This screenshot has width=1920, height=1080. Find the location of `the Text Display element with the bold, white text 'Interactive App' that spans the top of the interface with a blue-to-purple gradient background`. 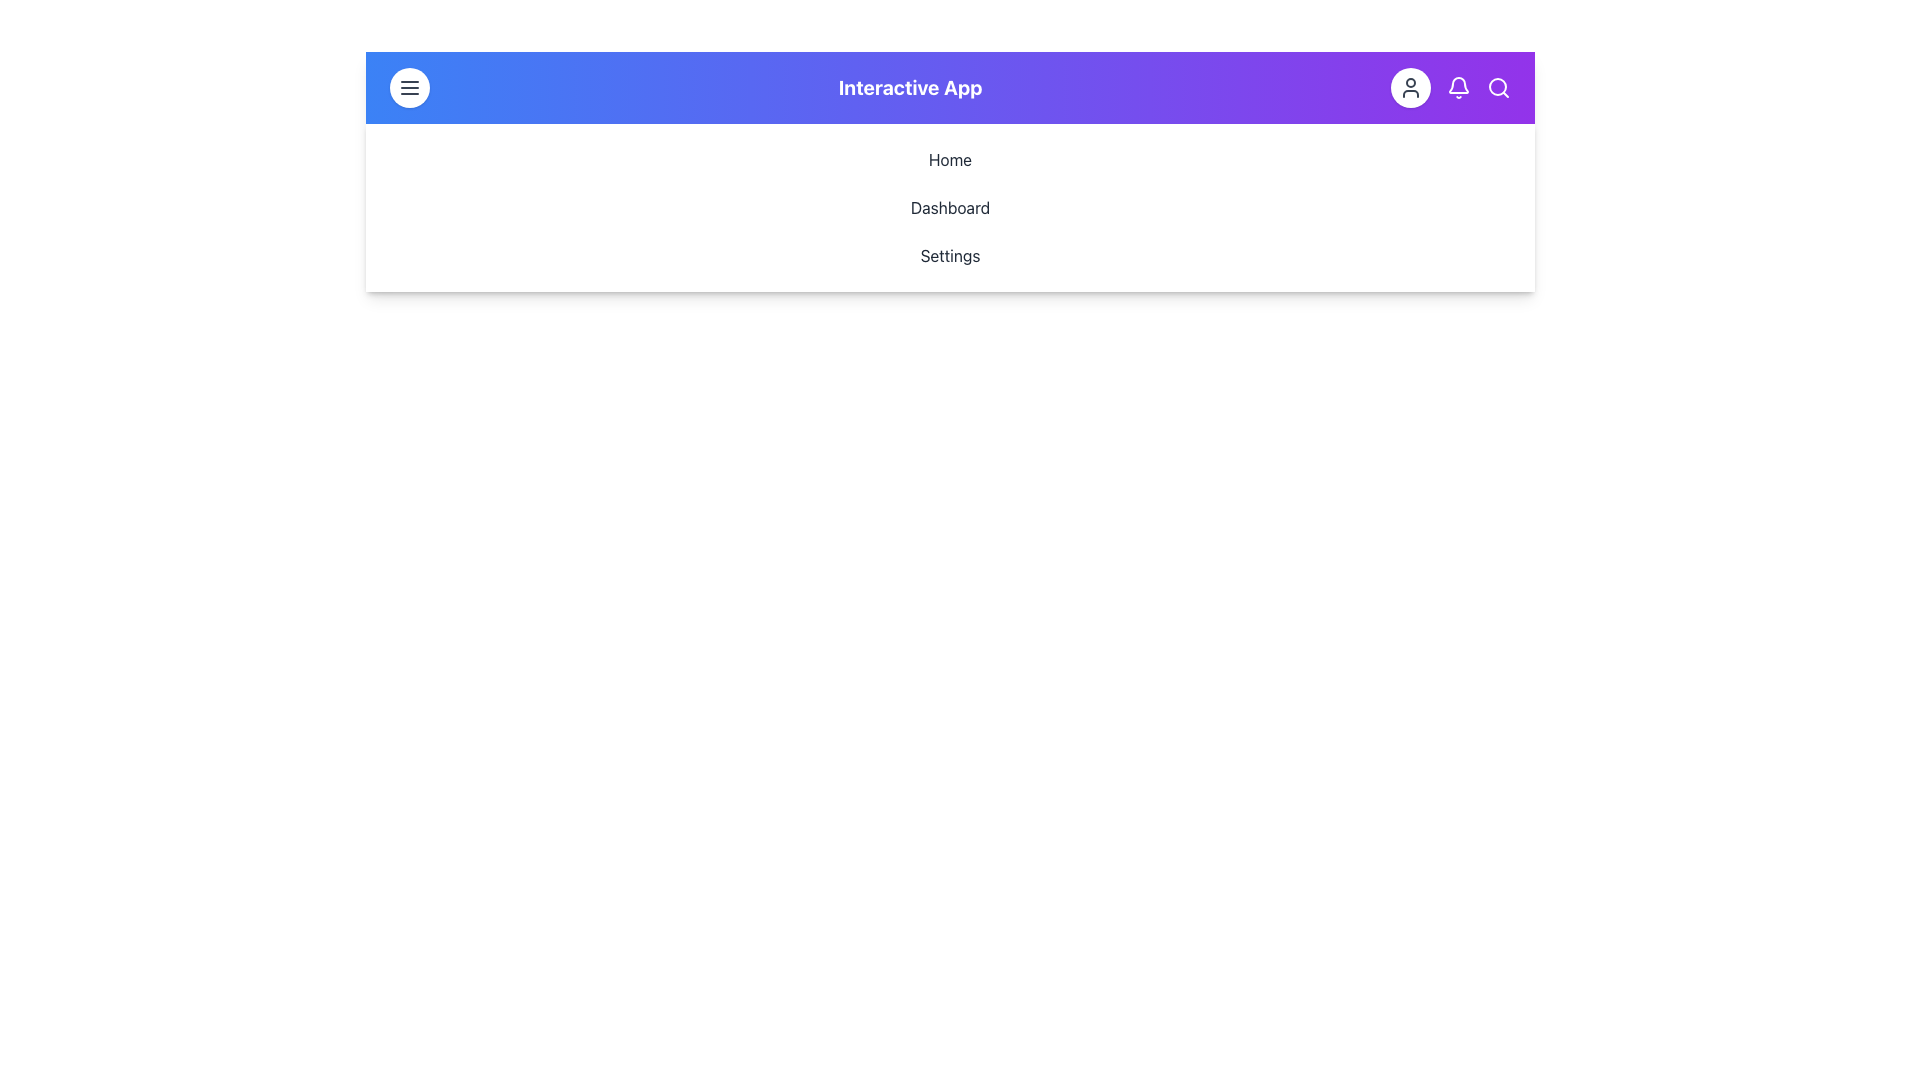

the Text Display element with the bold, white text 'Interactive App' that spans the top of the interface with a blue-to-purple gradient background is located at coordinates (949, 87).